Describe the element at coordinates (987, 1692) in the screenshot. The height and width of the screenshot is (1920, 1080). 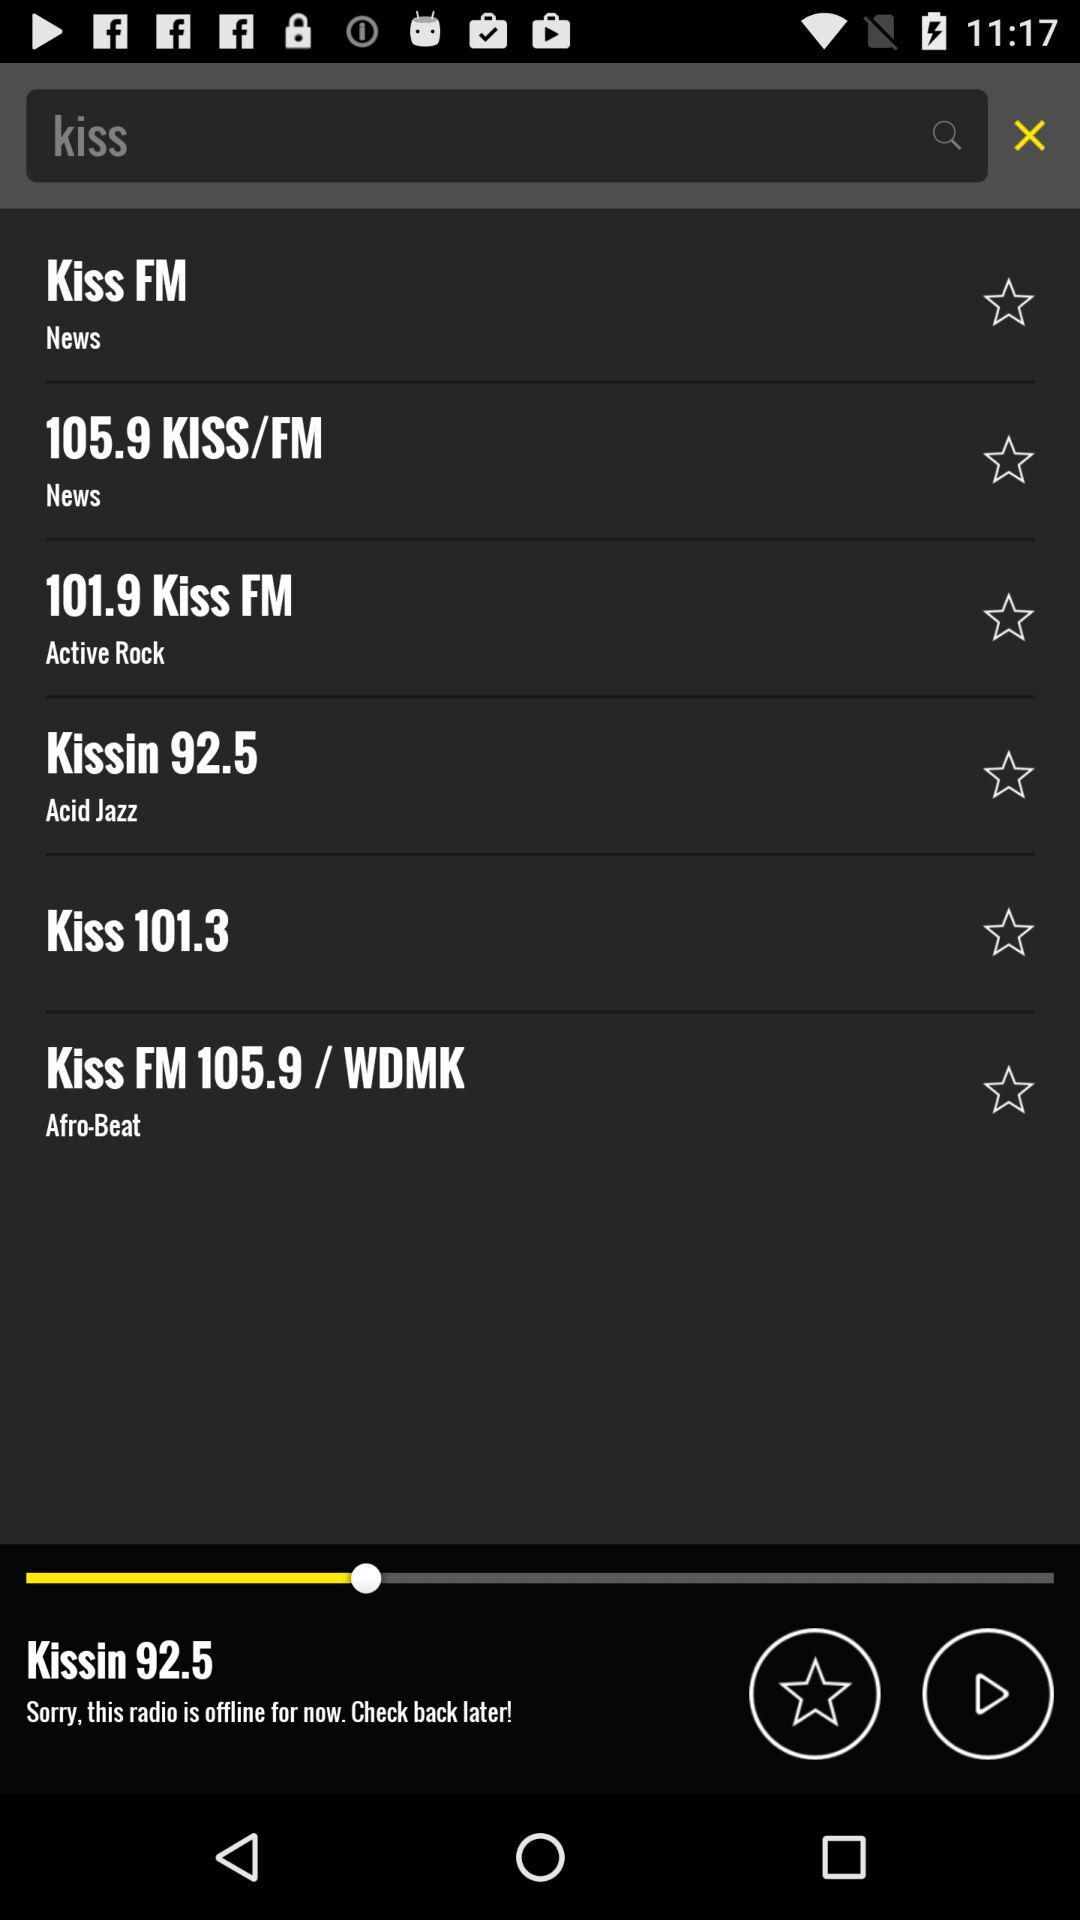
I see `button` at that location.